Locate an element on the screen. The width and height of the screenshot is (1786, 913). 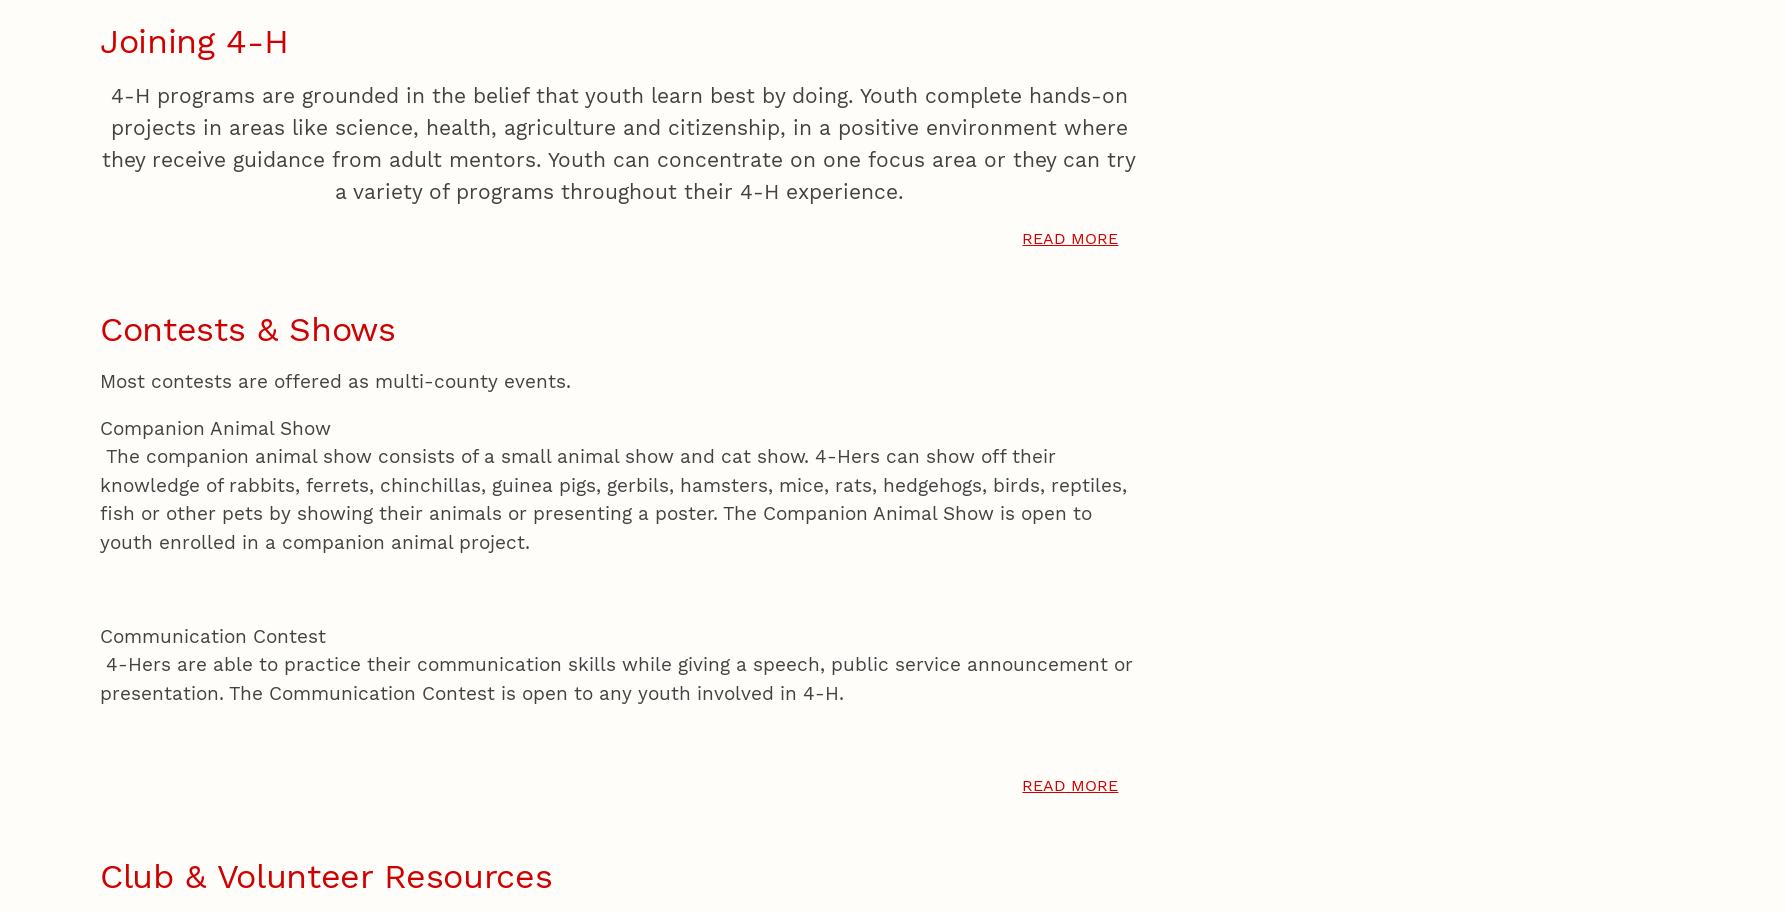
'UNL web framework and quality assurance provided by the' is located at coordinates (309, 125).